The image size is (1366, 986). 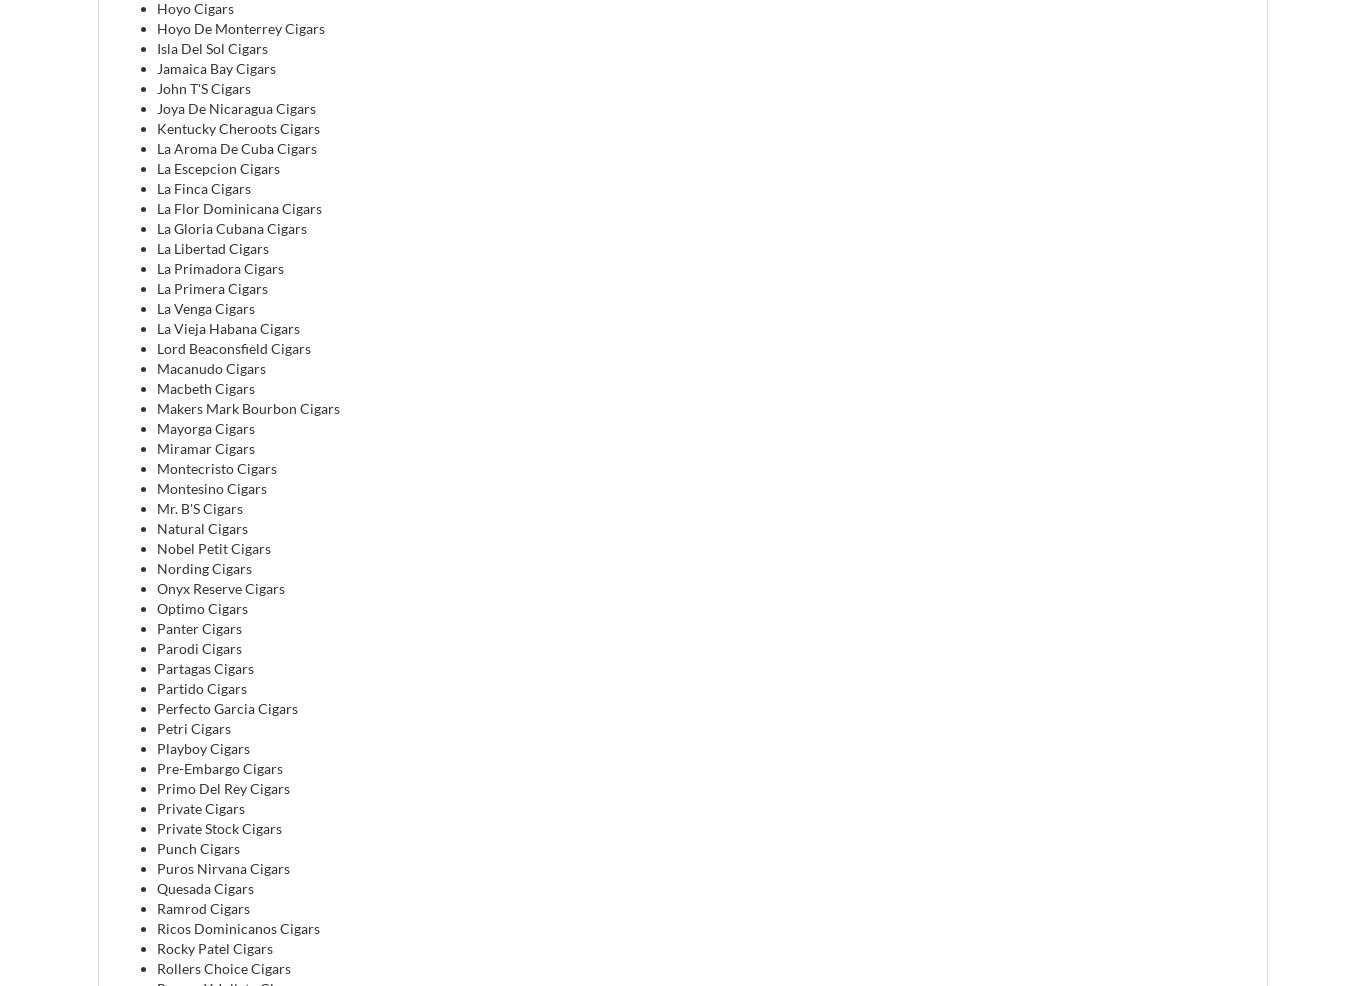 I want to click on 'La Vieja Habana Cigars', so click(x=228, y=327).